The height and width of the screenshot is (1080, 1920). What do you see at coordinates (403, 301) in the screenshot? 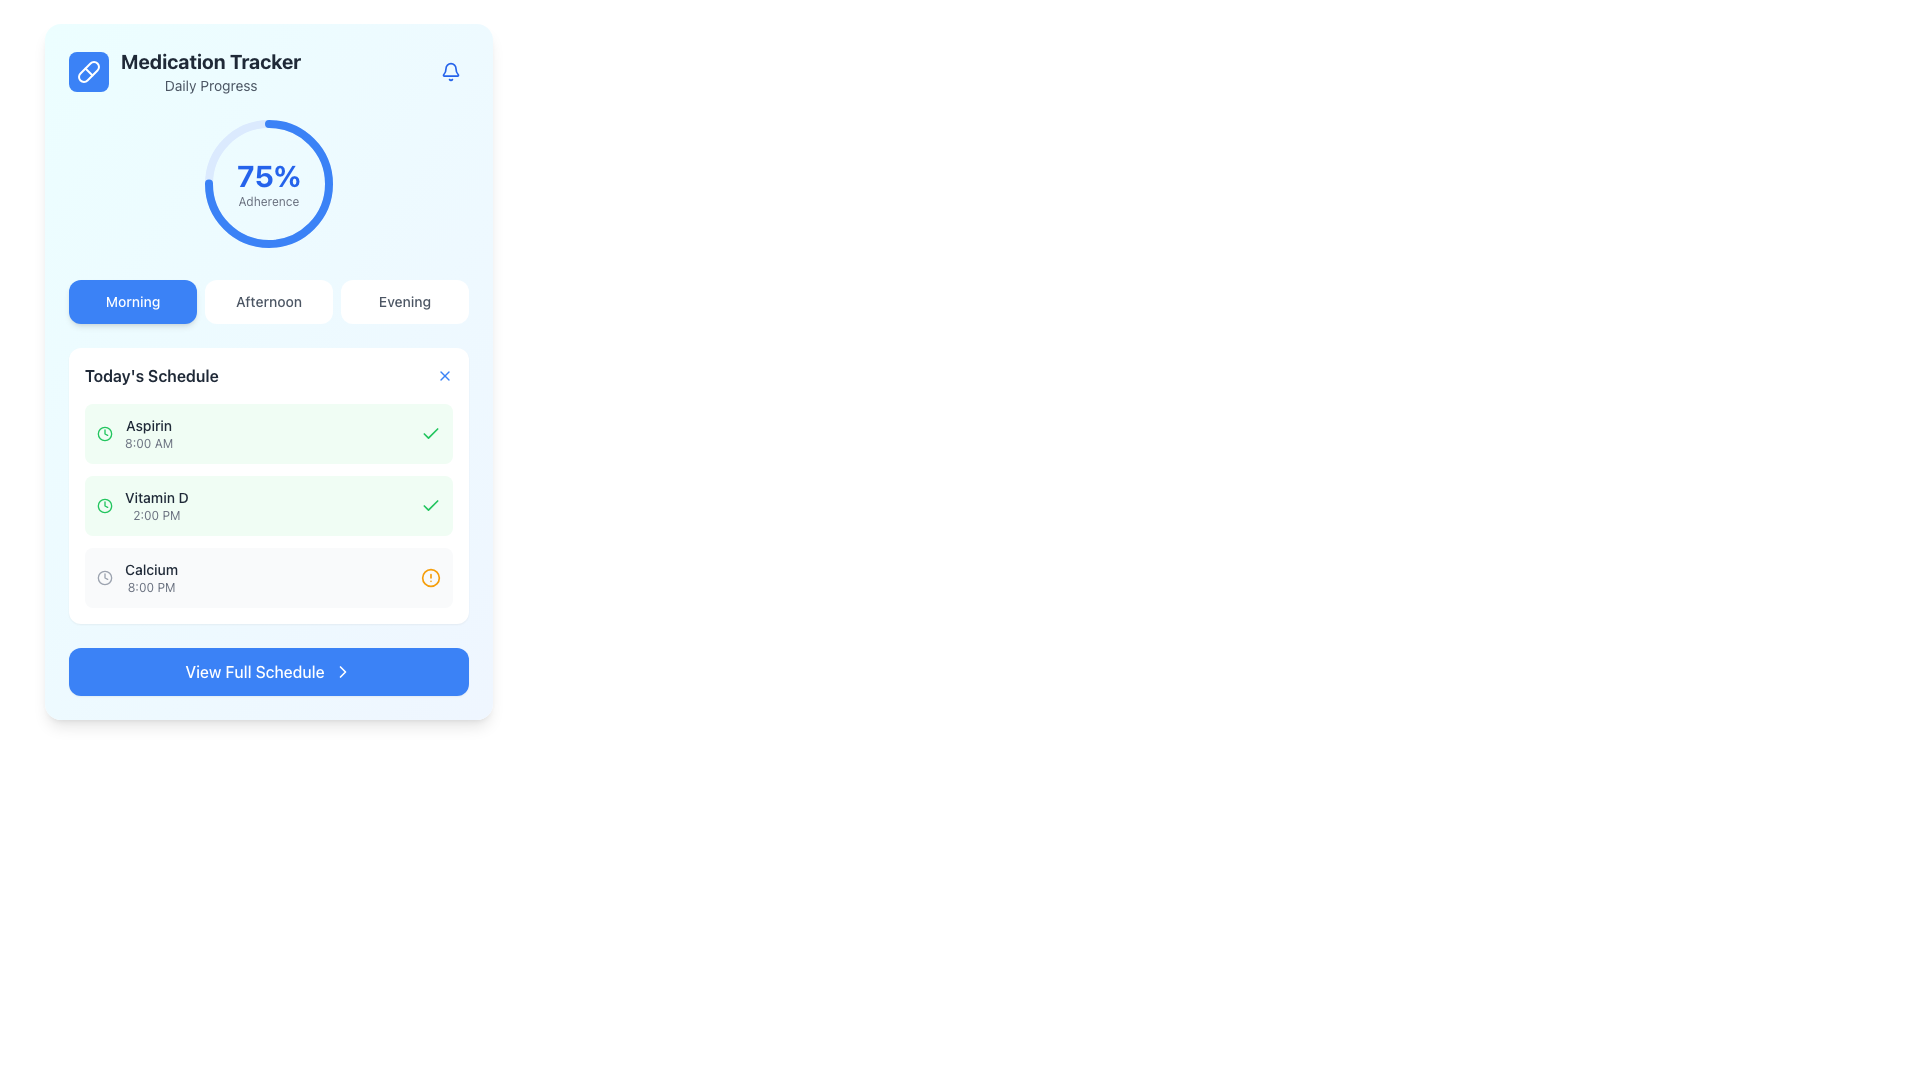
I see `the rounded rectangular button labeled 'Evening'` at bounding box center [403, 301].